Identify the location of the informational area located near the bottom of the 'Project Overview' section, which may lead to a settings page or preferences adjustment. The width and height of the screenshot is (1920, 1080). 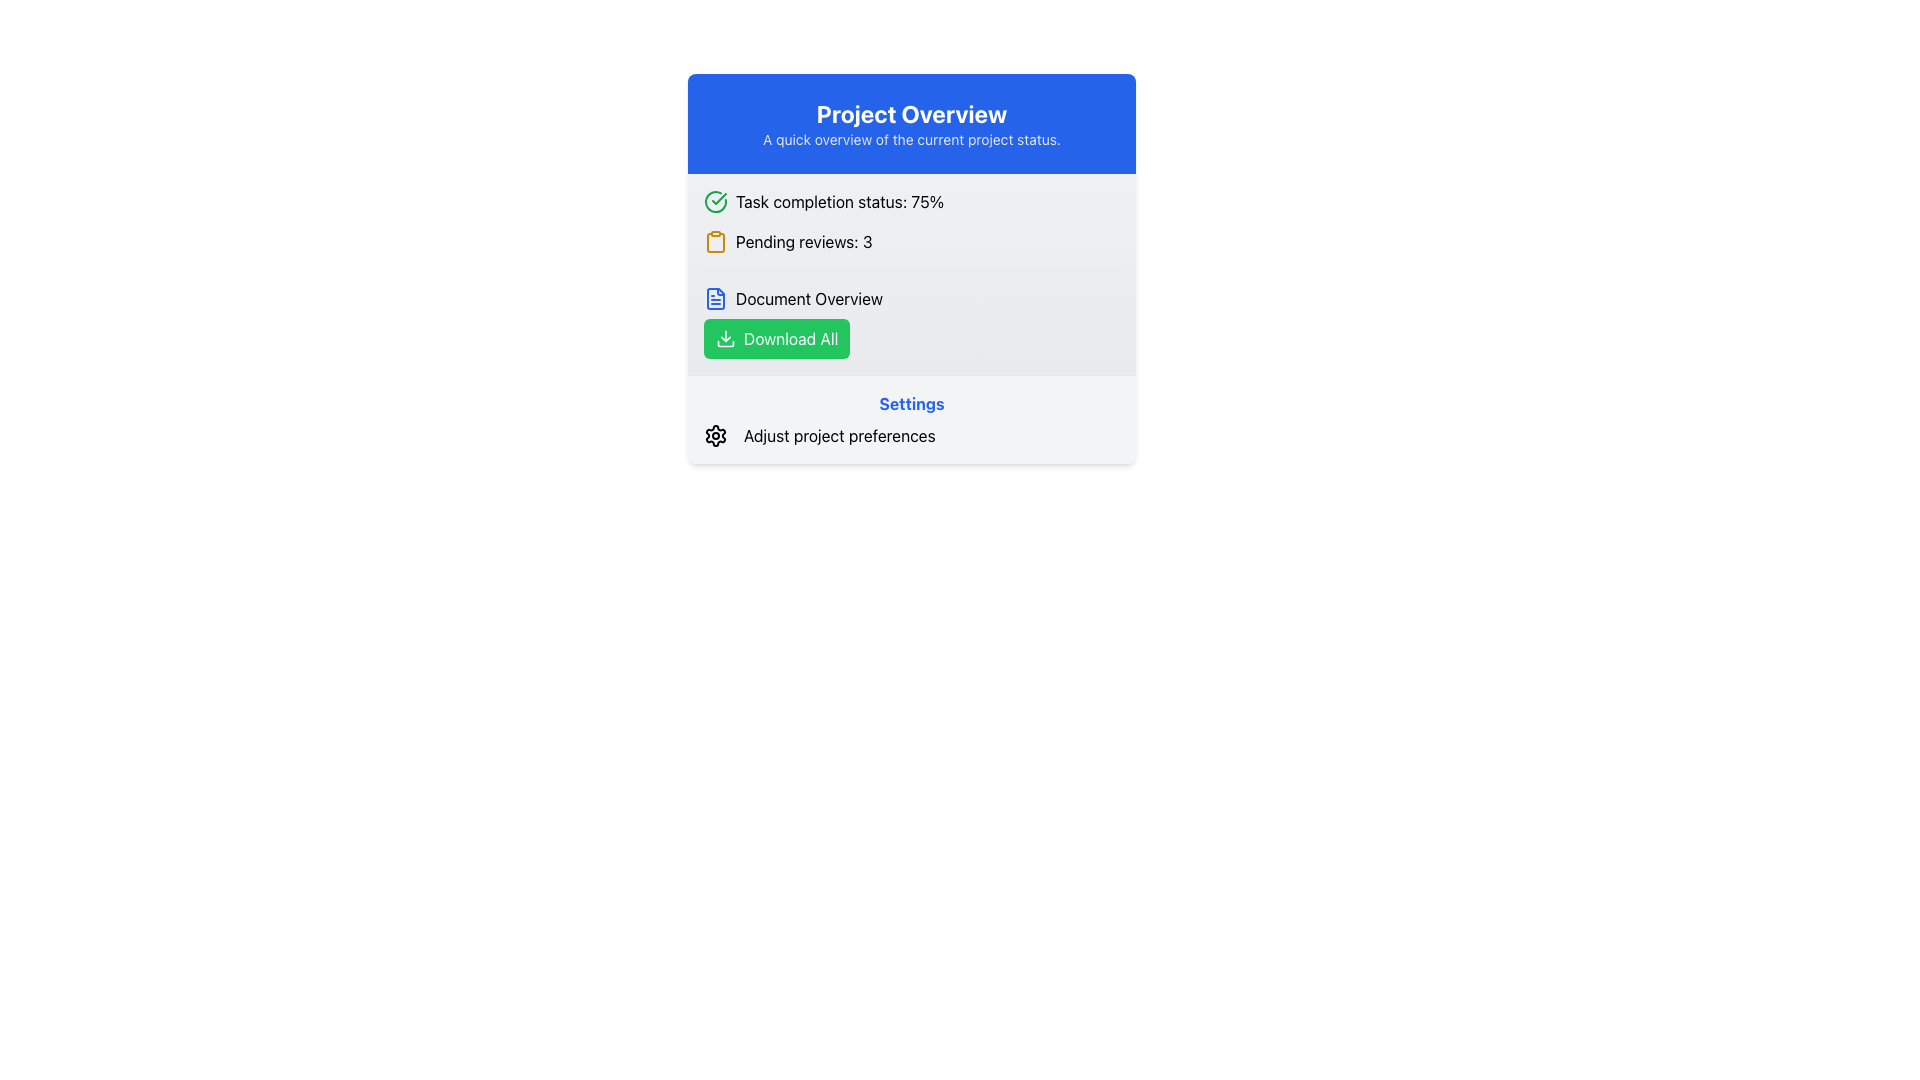
(911, 418).